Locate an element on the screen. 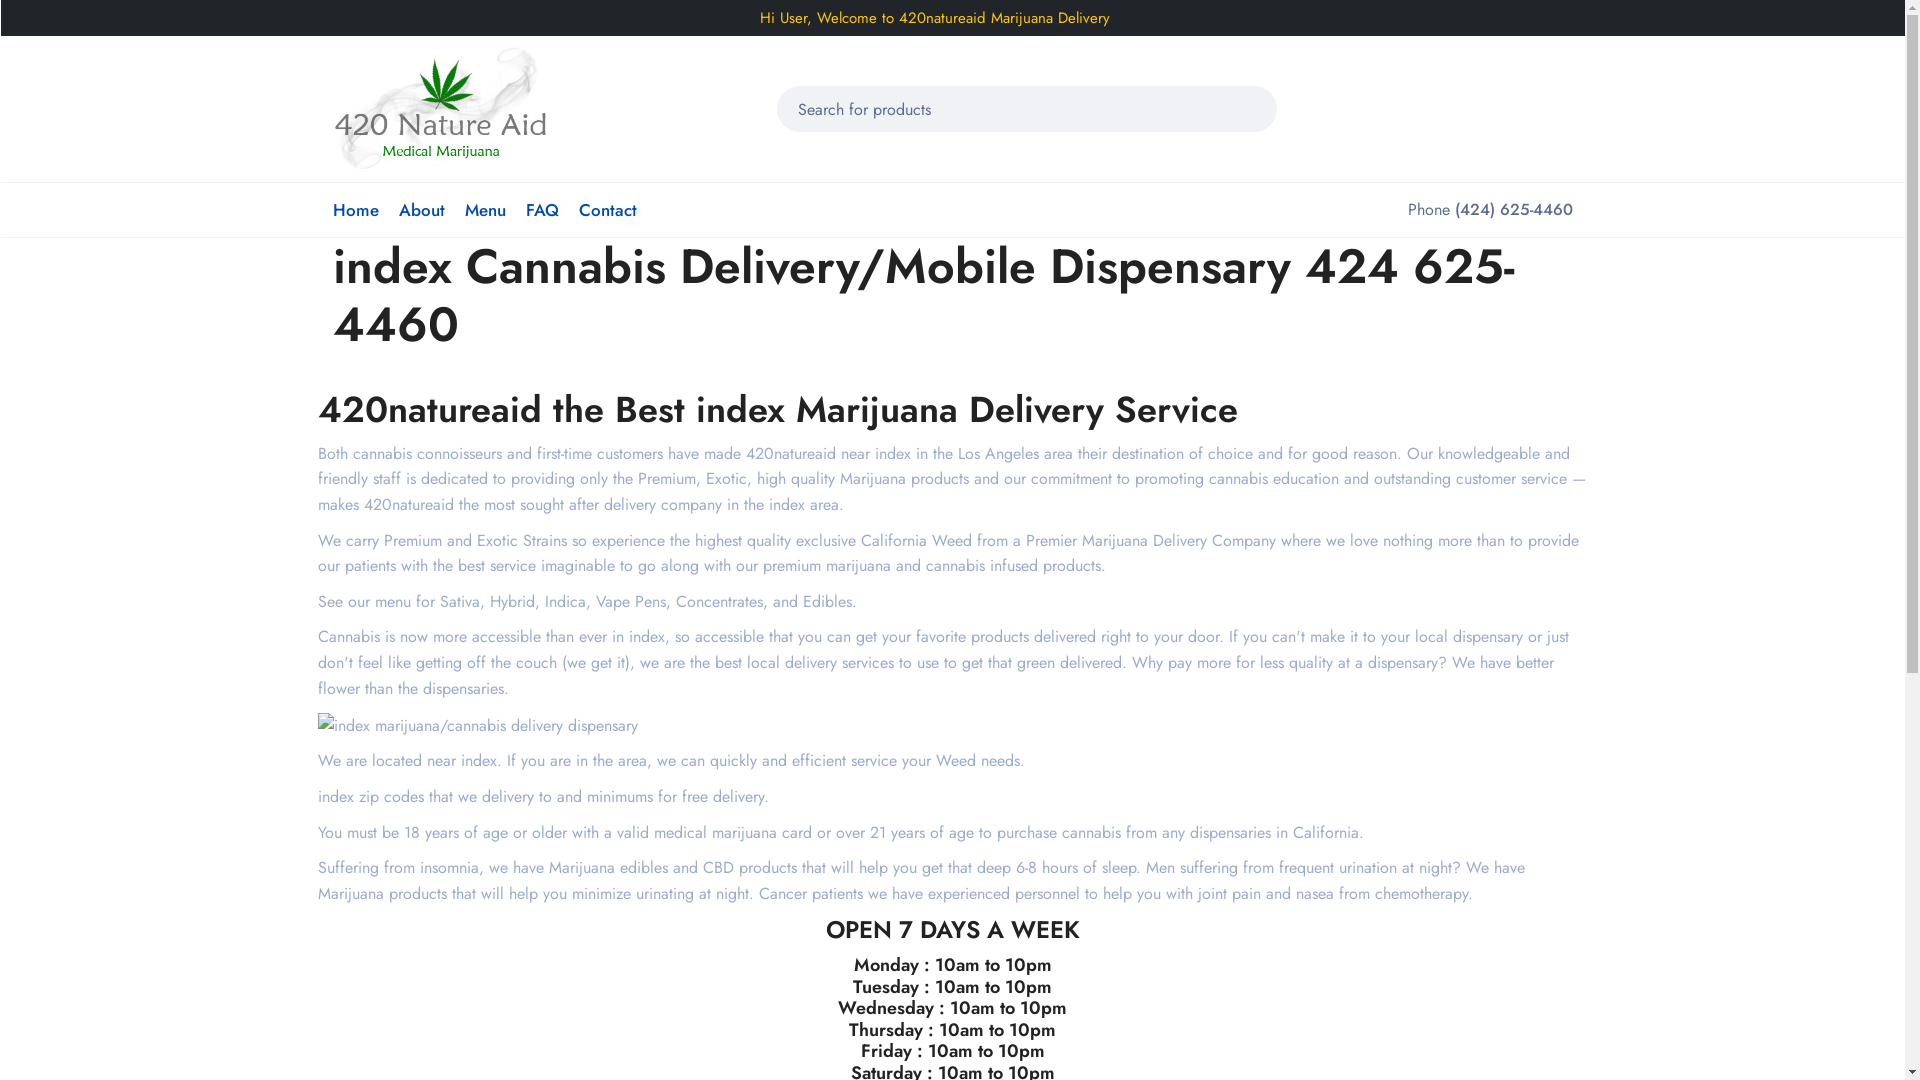 The width and height of the screenshot is (1920, 1080). 'Home' is located at coordinates (331, 209).